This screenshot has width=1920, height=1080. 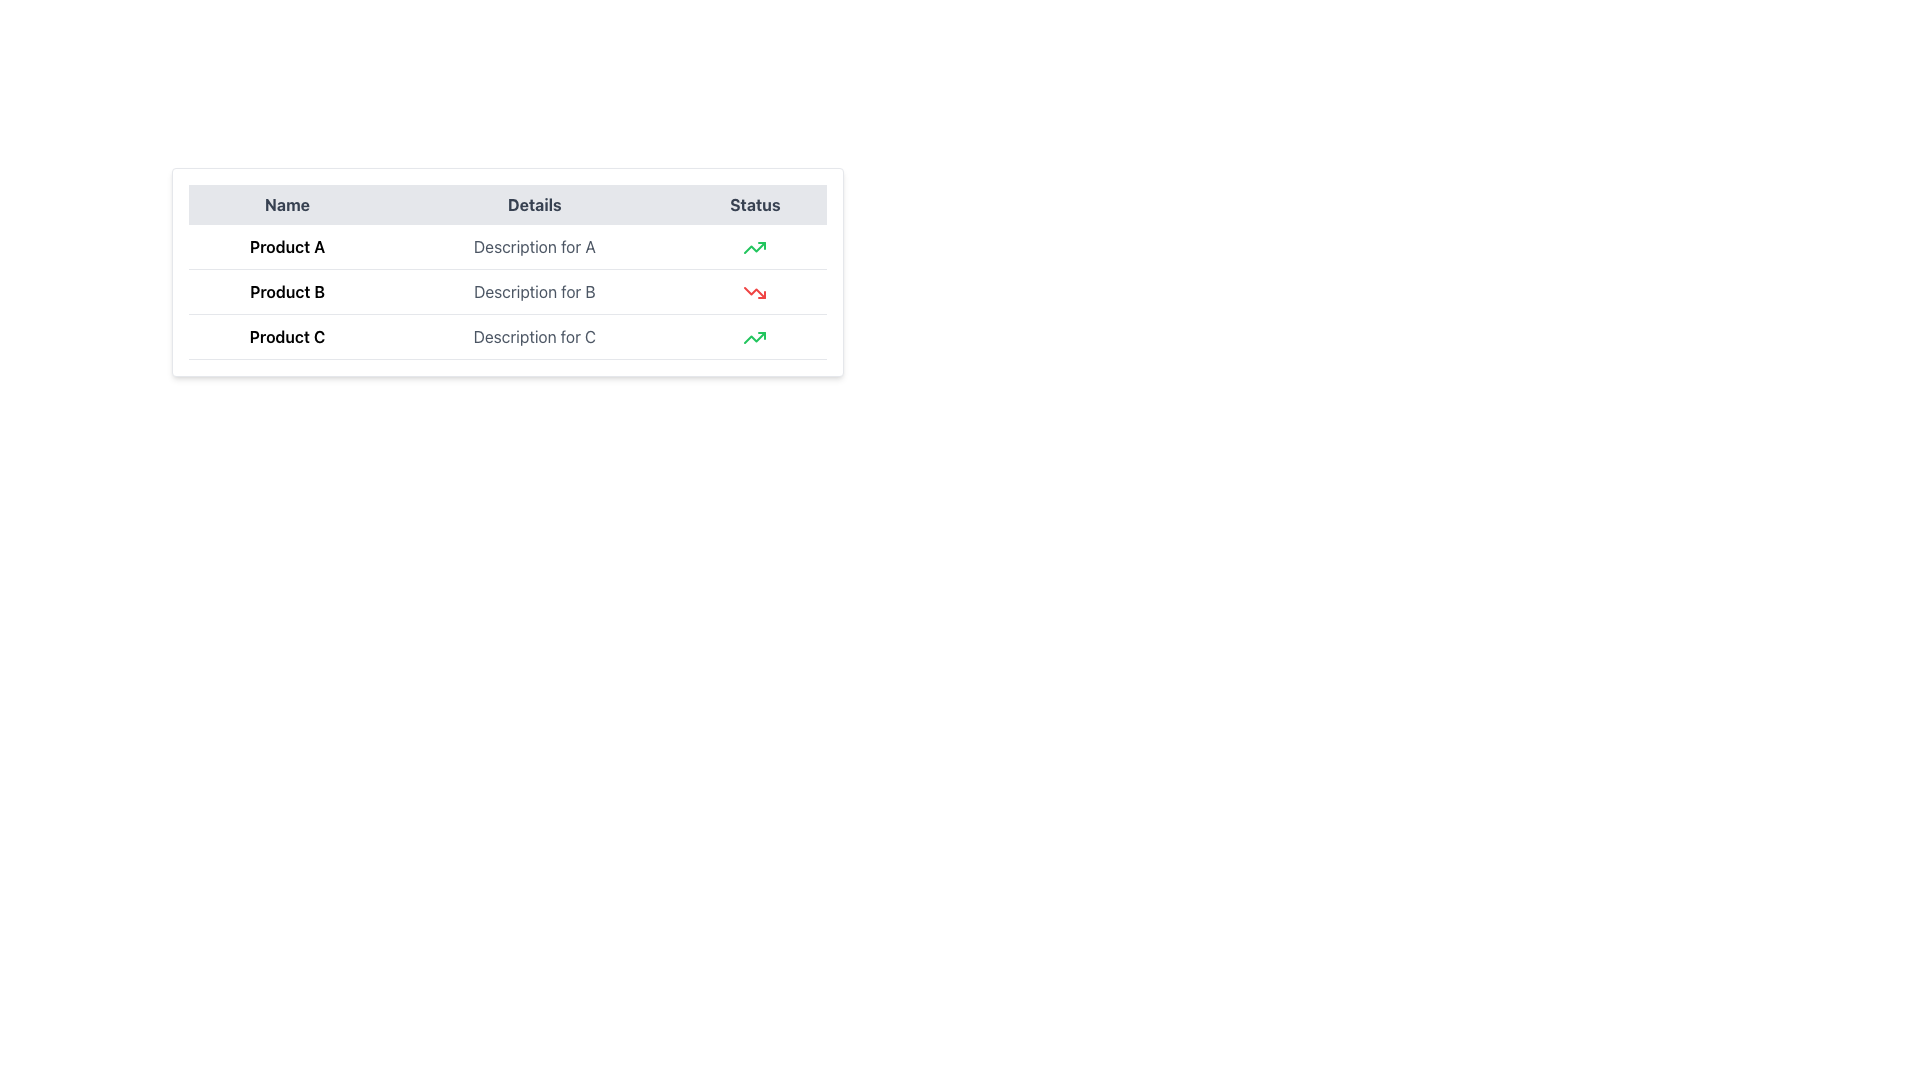 I want to click on red angular line shaped icon representing a downward trend located in the 'Status' column of the second row in a table layout, so click(x=754, y=293).